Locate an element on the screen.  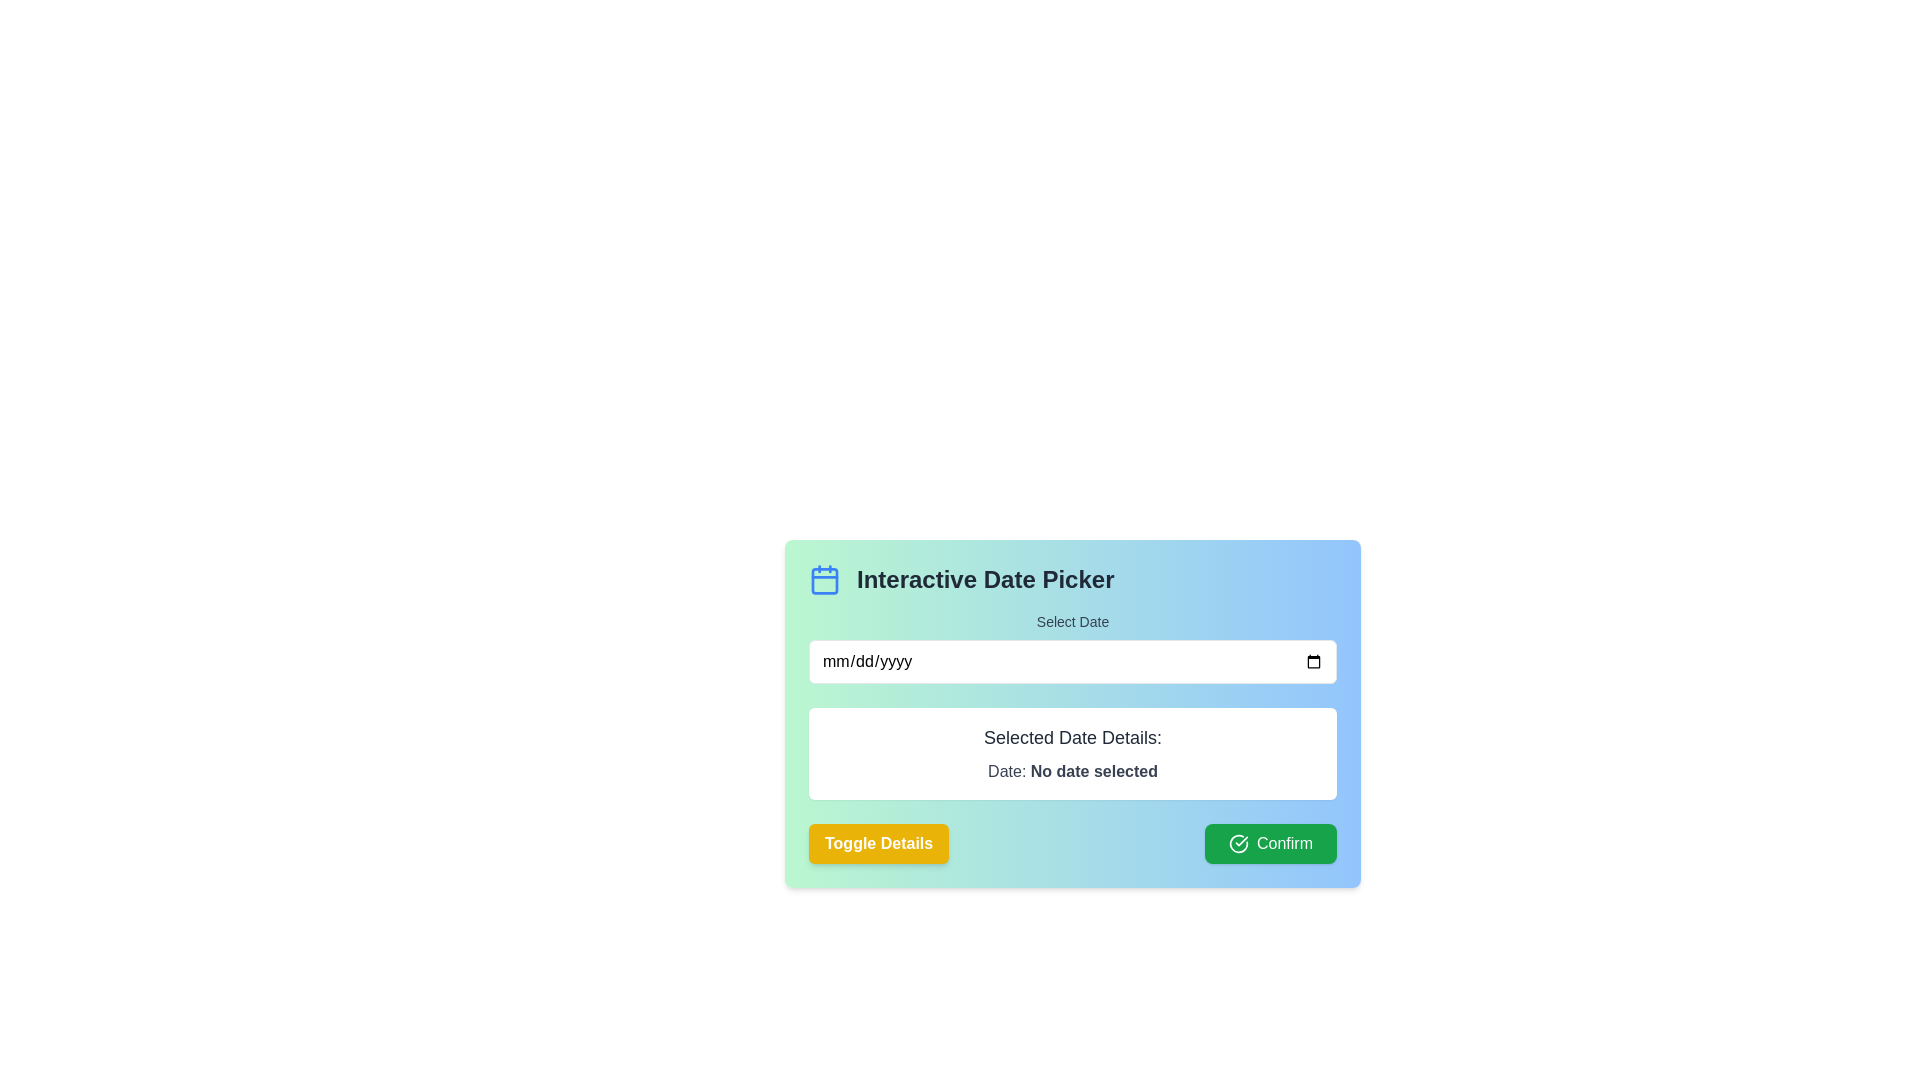
the confirmation action button located in the bottom-right corner of the card layout is located at coordinates (1270, 844).